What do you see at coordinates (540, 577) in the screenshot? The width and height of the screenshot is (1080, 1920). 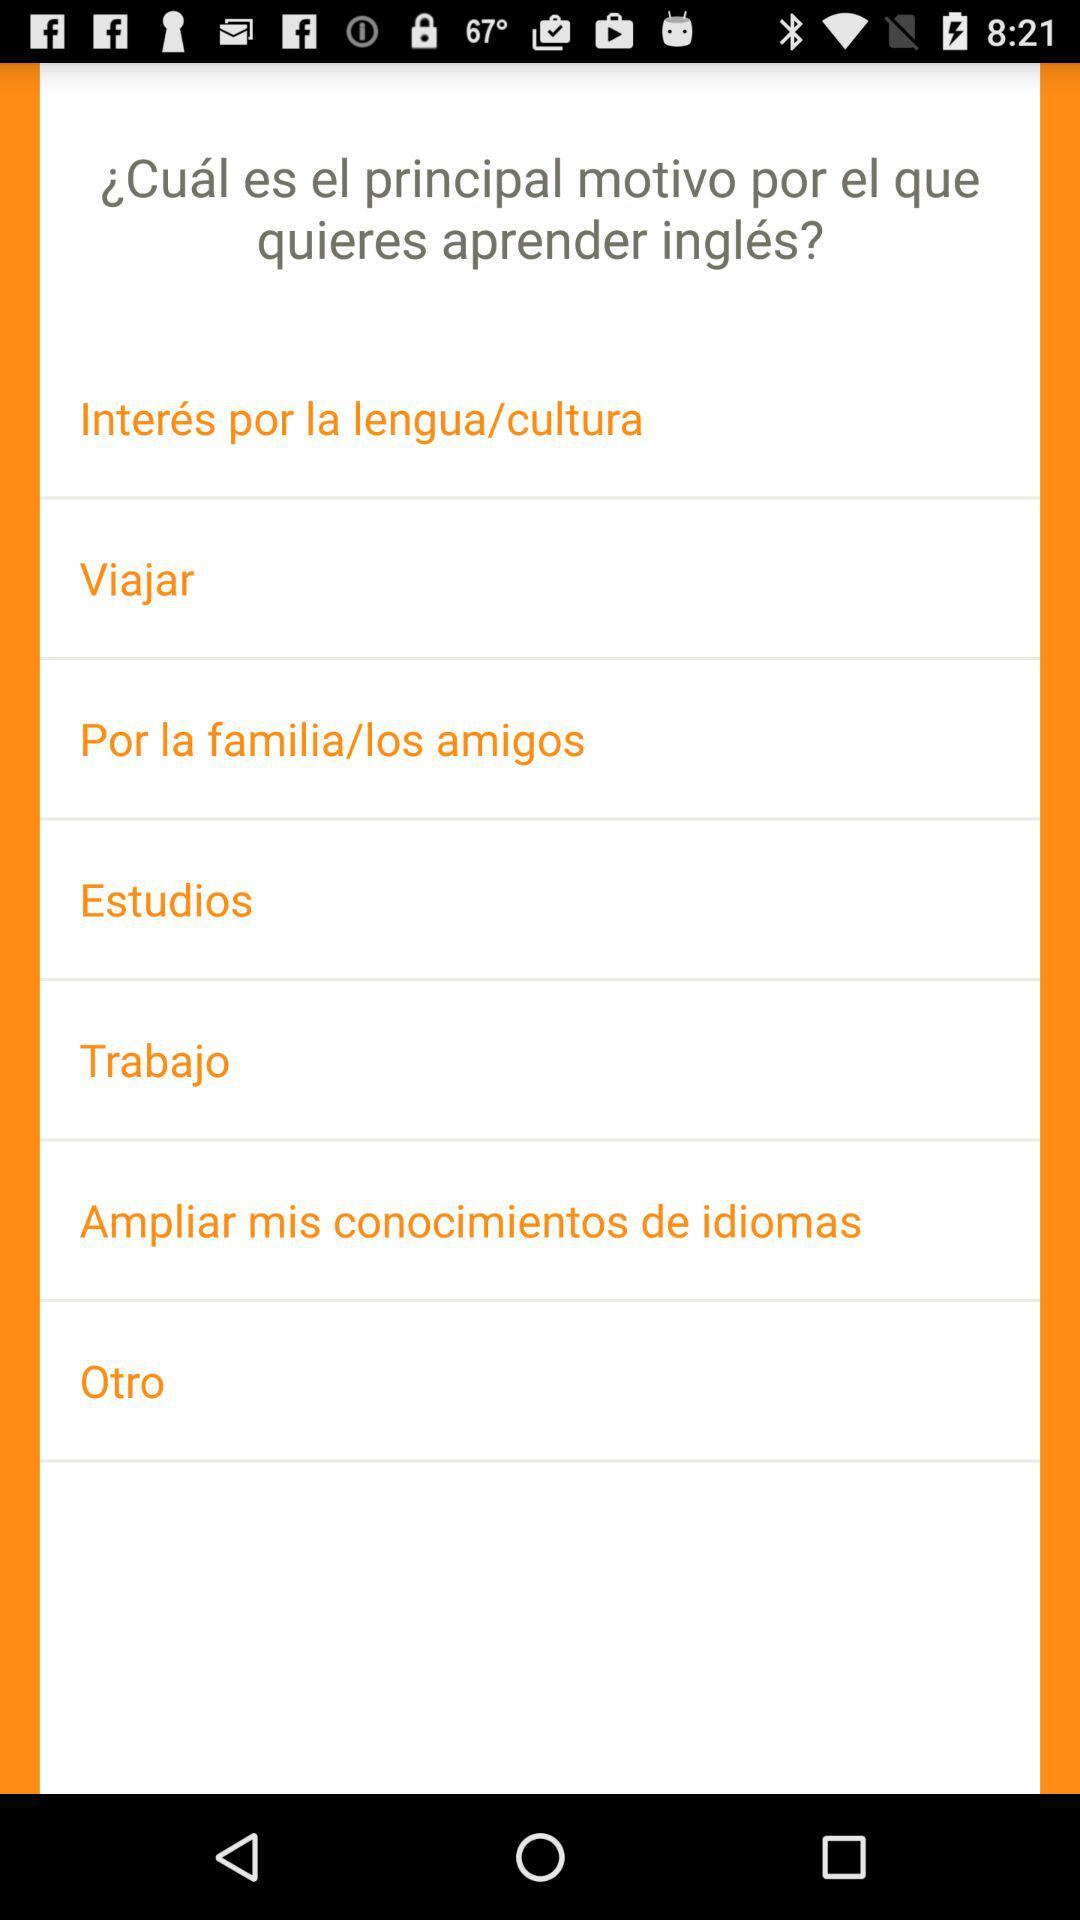 I see `the app above the por la familia app` at bounding box center [540, 577].